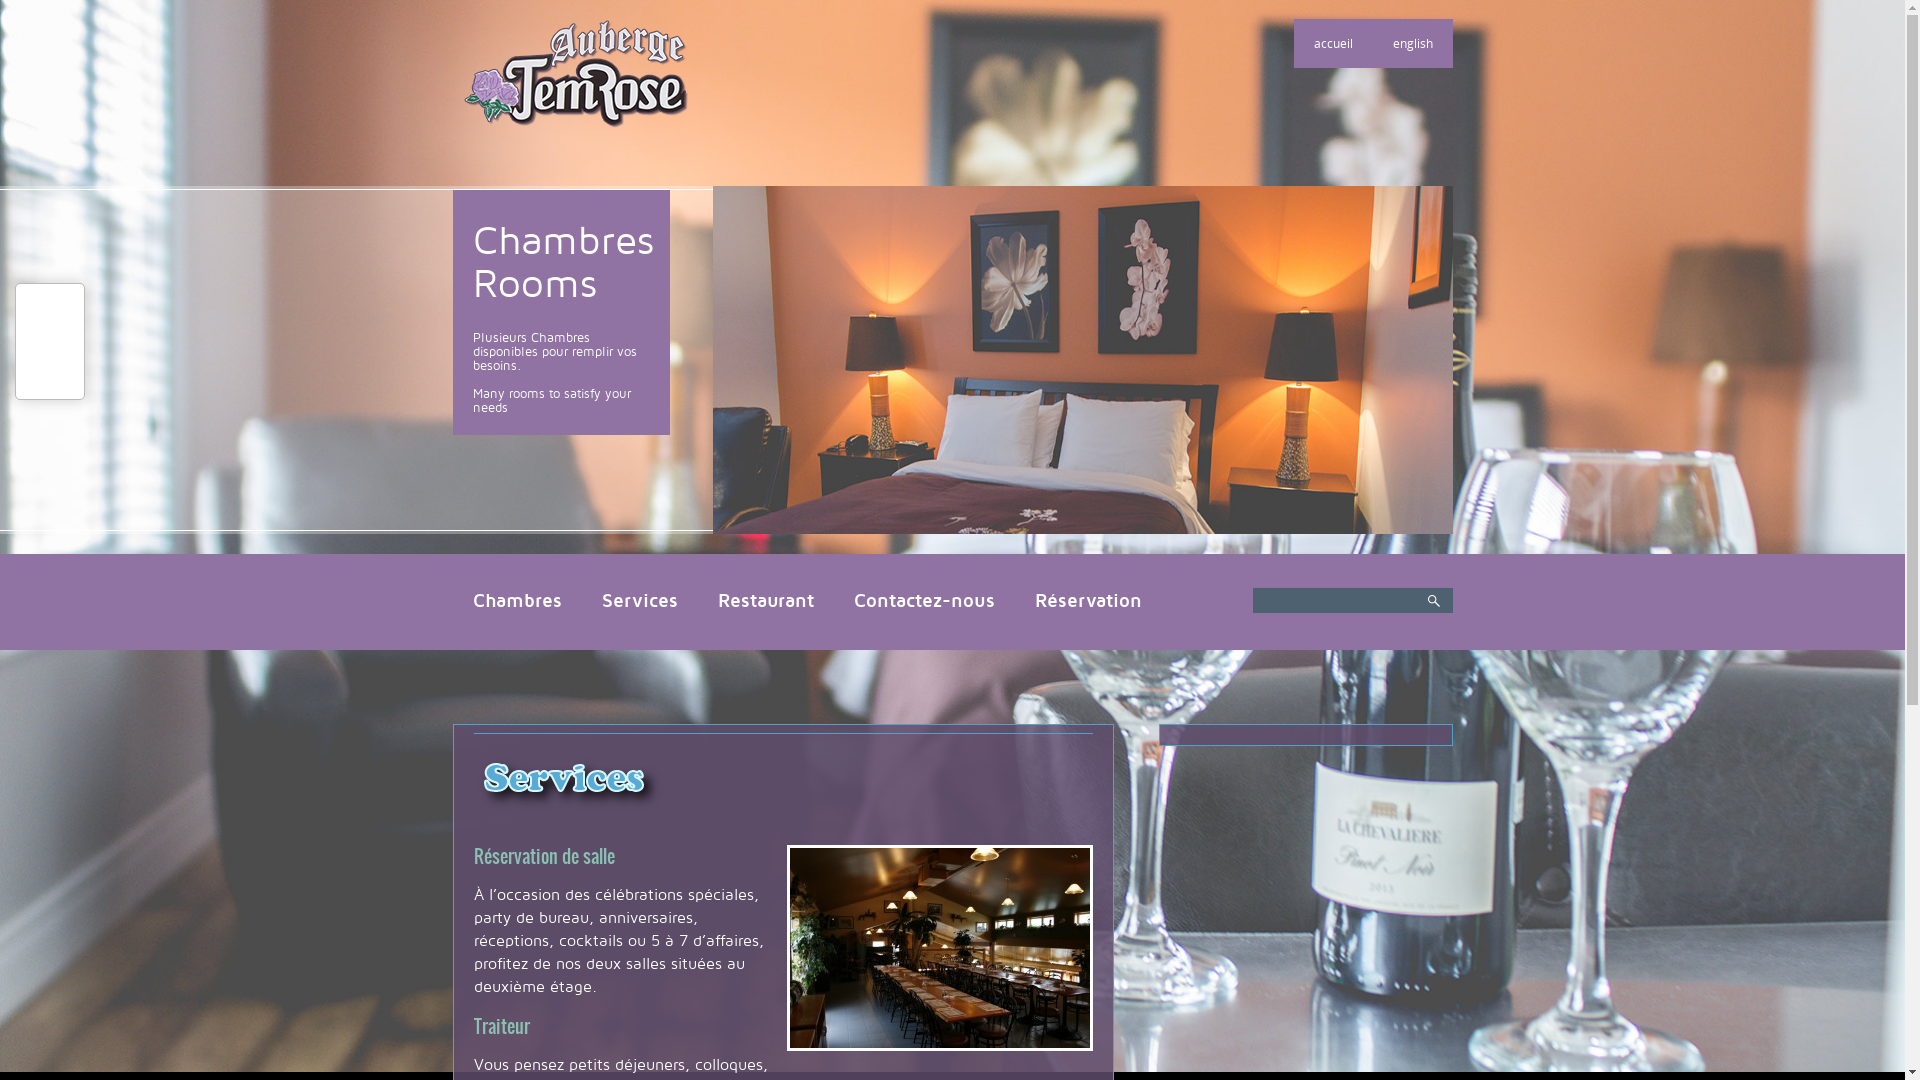 The width and height of the screenshot is (1920, 1080). What do you see at coordinates (561, 261) in the screenshot?
I see `'Chambres Rooms'` at bounding box center [561, 261].